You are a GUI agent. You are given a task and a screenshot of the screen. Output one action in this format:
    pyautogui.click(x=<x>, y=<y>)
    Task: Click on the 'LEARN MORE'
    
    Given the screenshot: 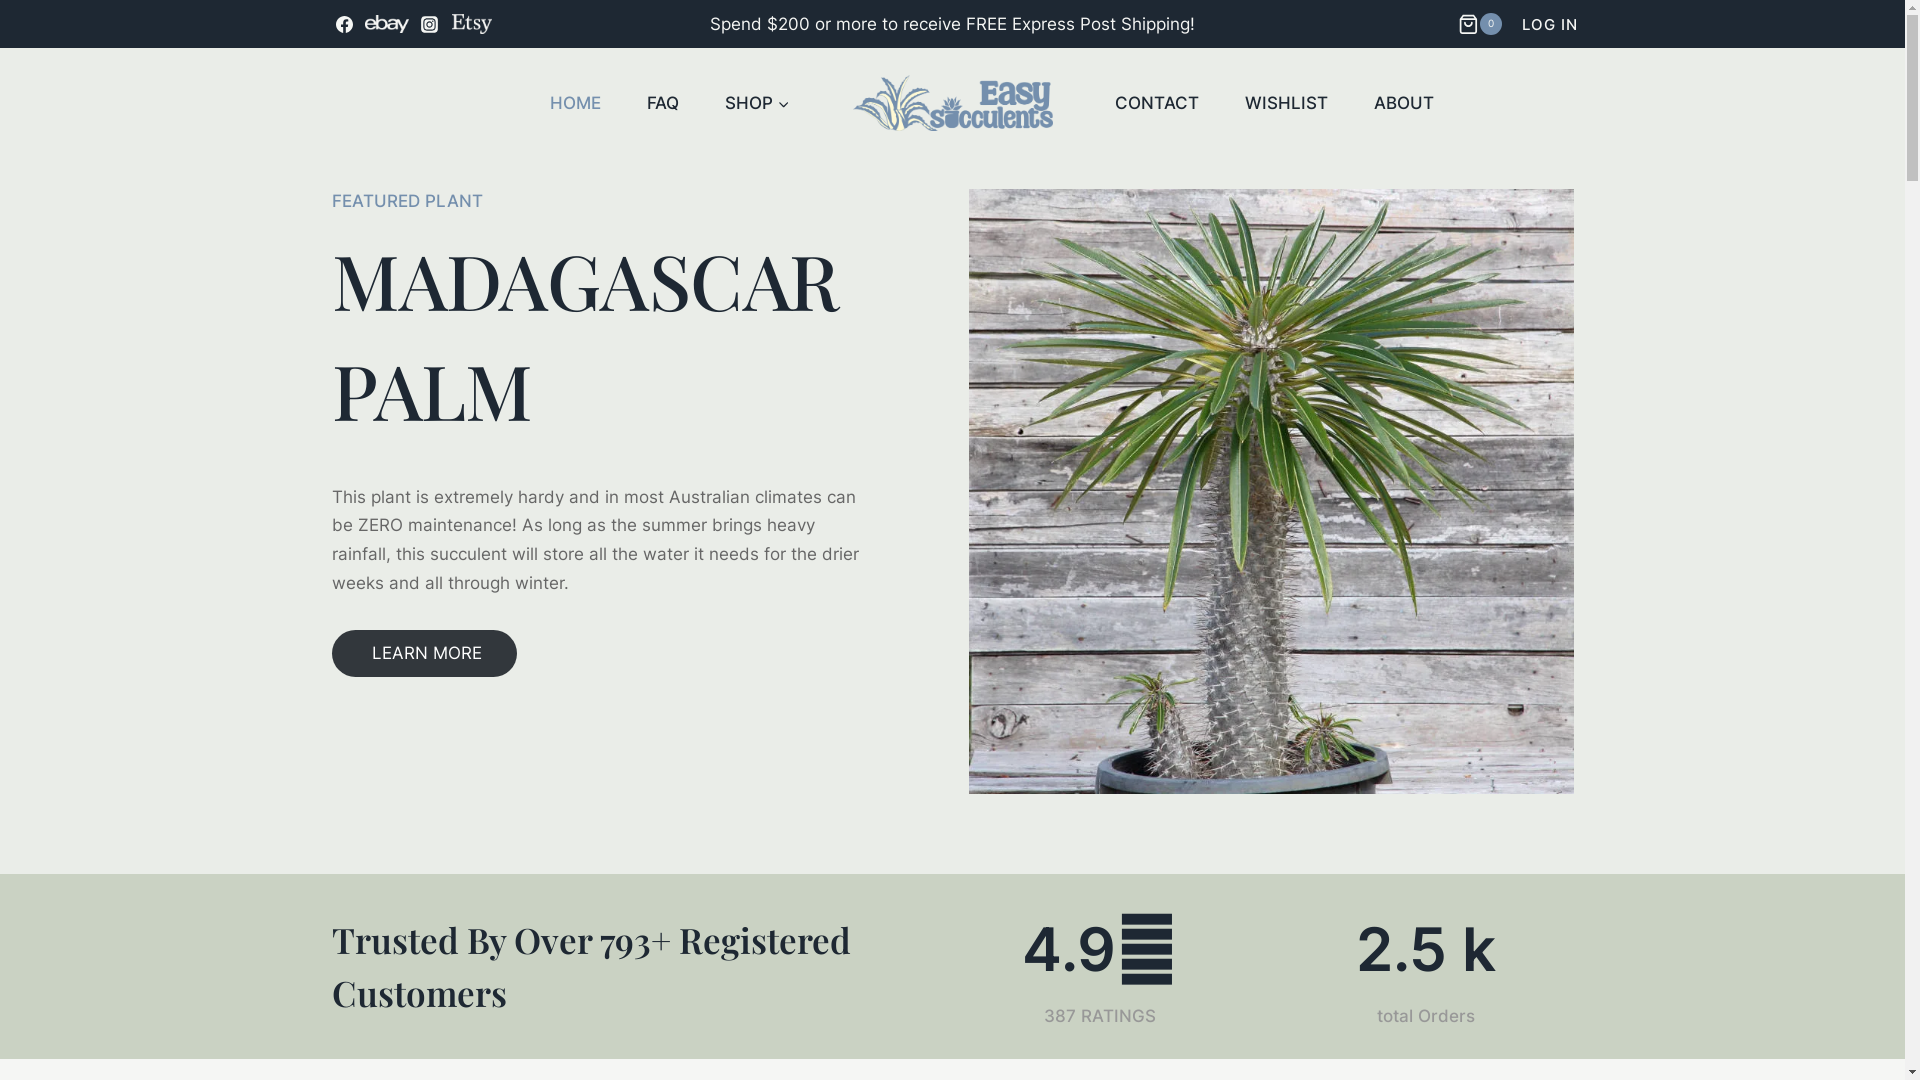 What is the action you would take?
    pyautogui.click(x=331, y=653)
    